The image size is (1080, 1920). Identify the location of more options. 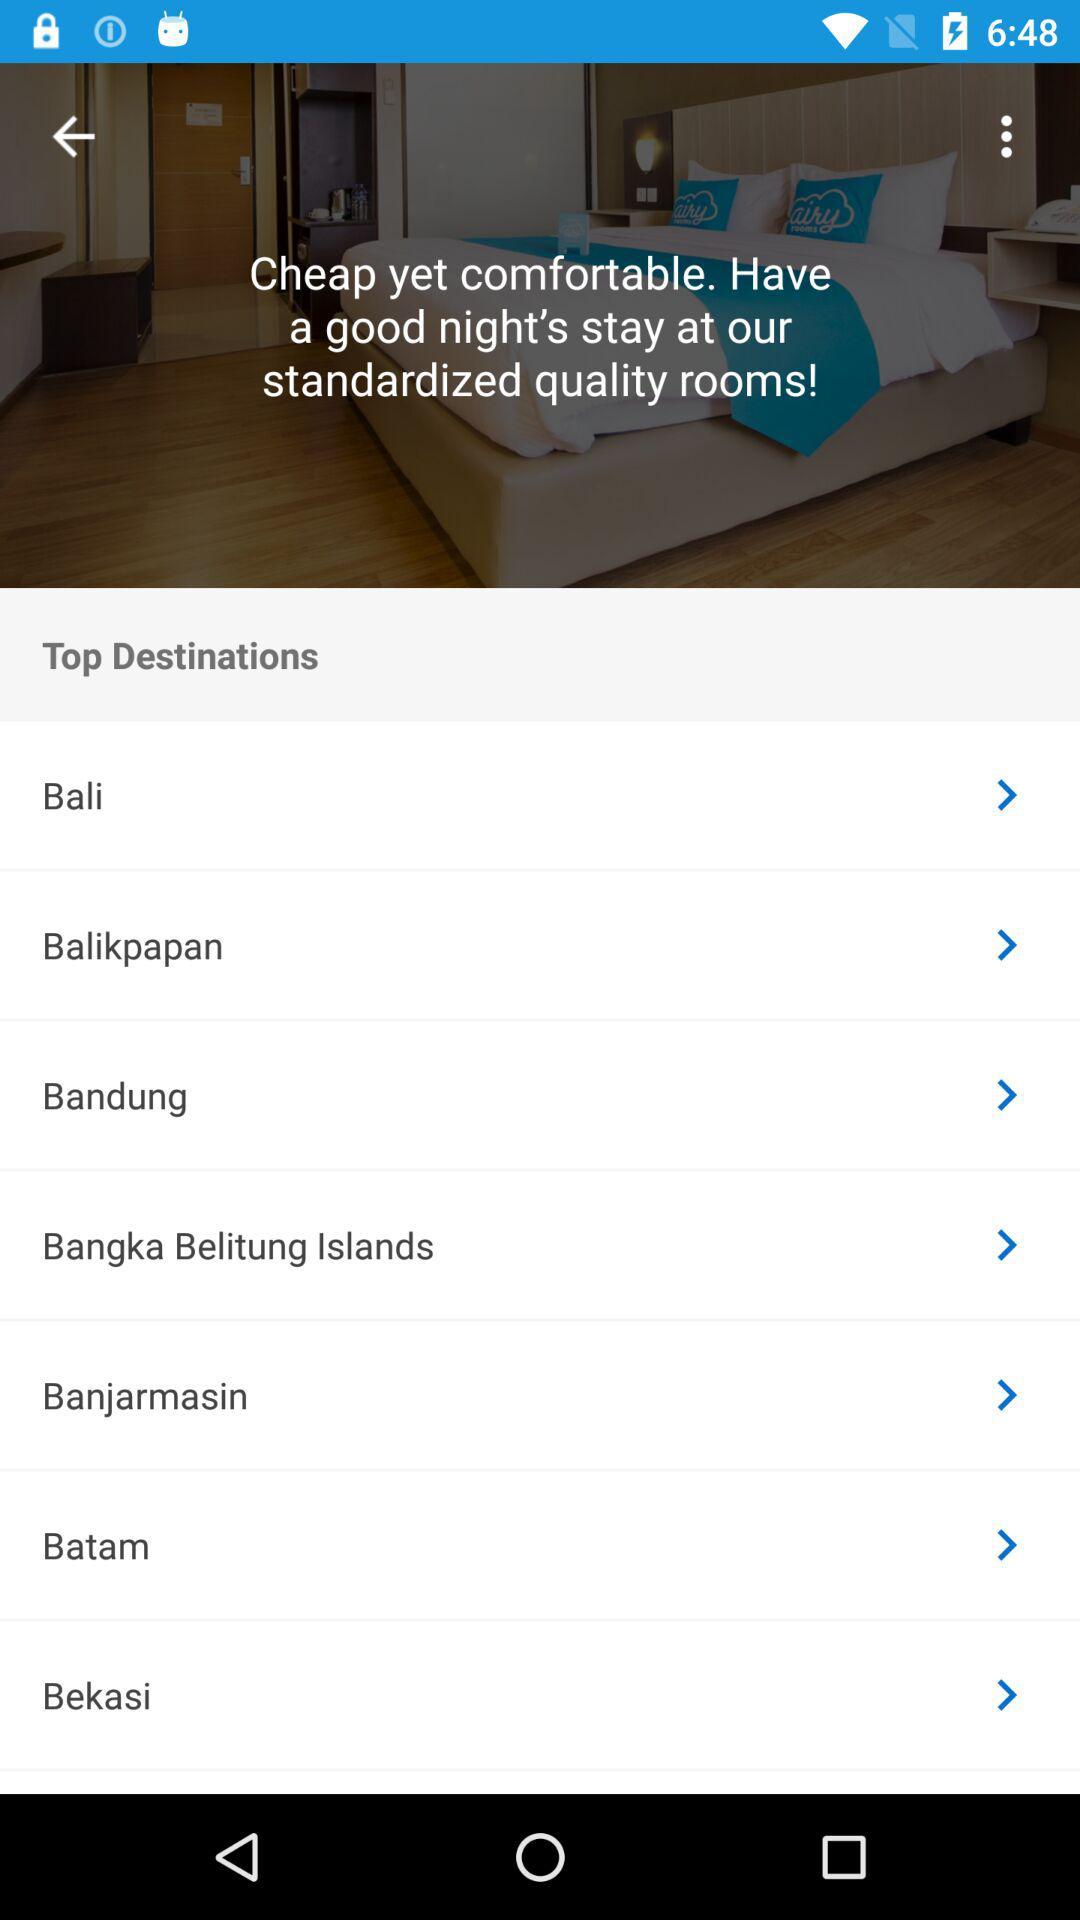
(1006, 135).